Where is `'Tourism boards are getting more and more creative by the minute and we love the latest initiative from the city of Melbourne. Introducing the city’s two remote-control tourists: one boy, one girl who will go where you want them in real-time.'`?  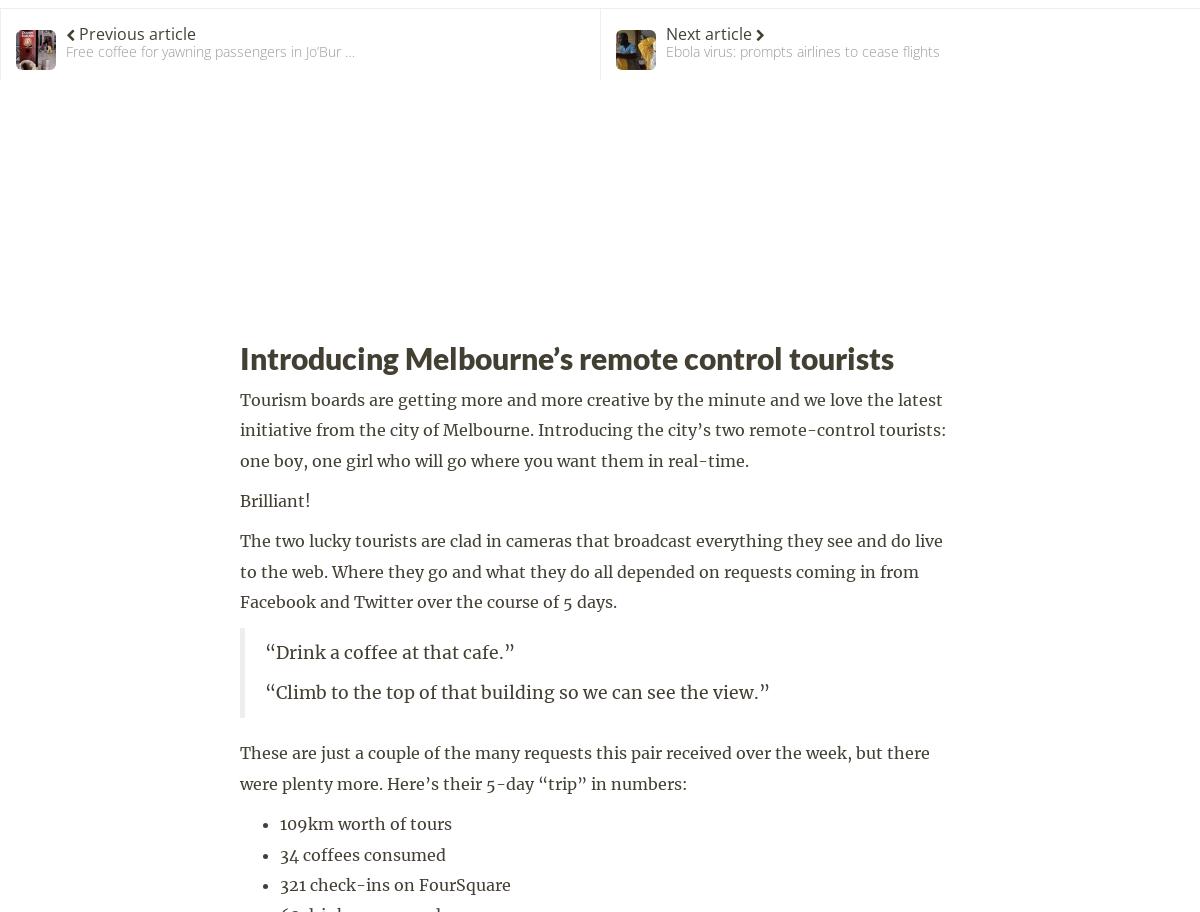
'Tourism boards are getting more and more creative by the minute and we love the latest initiative from the city of Melbourne. Introducing the city’s two remote-control tourists: one boy, one girl who will go where you want them in real-time.' is located at coordinates (592, 428).